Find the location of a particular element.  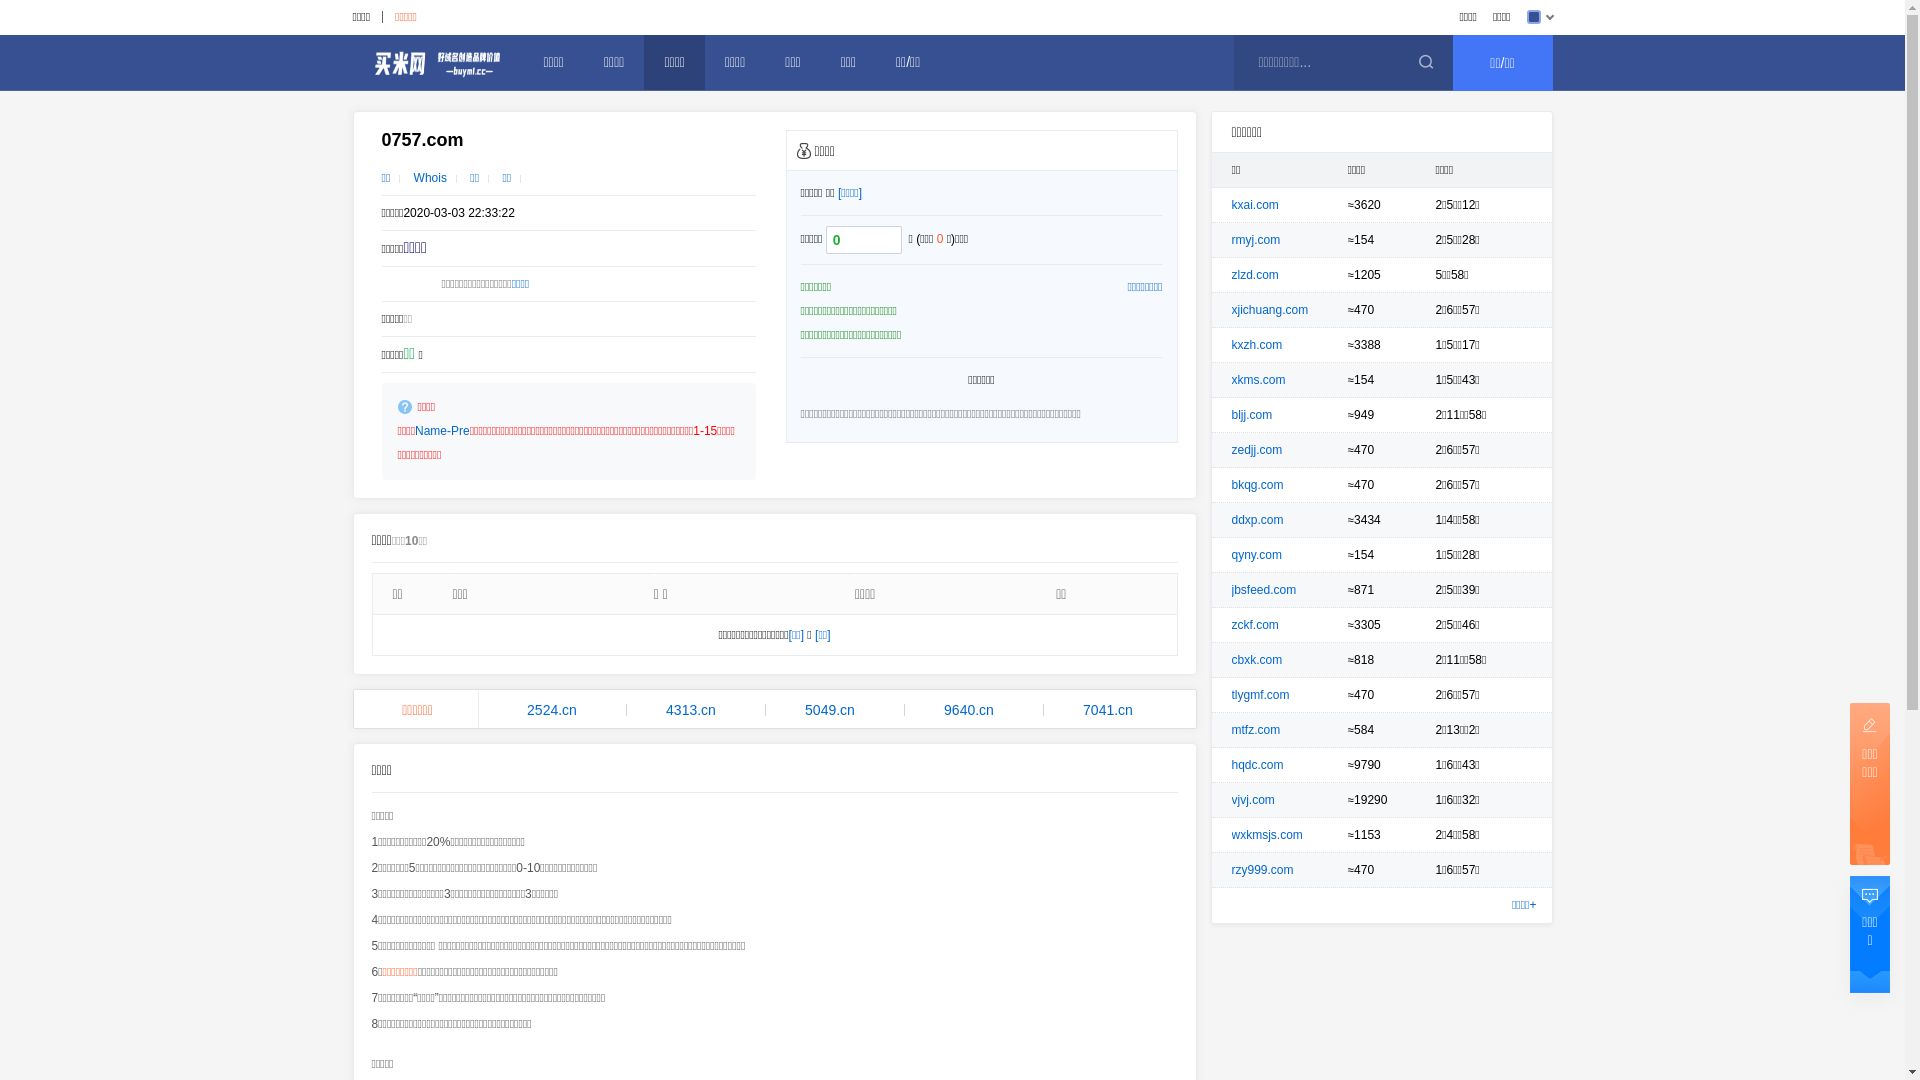

'qyny.com' is located at coordinates (1231, 555).